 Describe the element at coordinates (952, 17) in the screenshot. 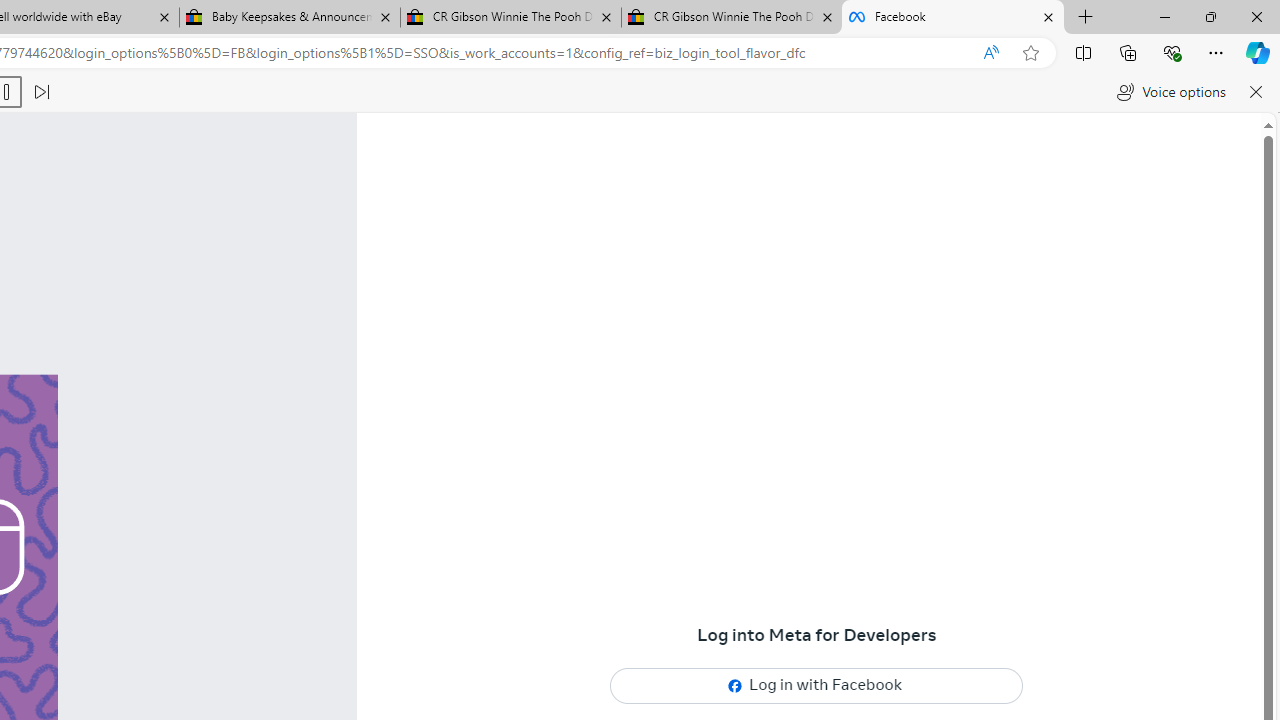

I see `'Facebook'` at that location.